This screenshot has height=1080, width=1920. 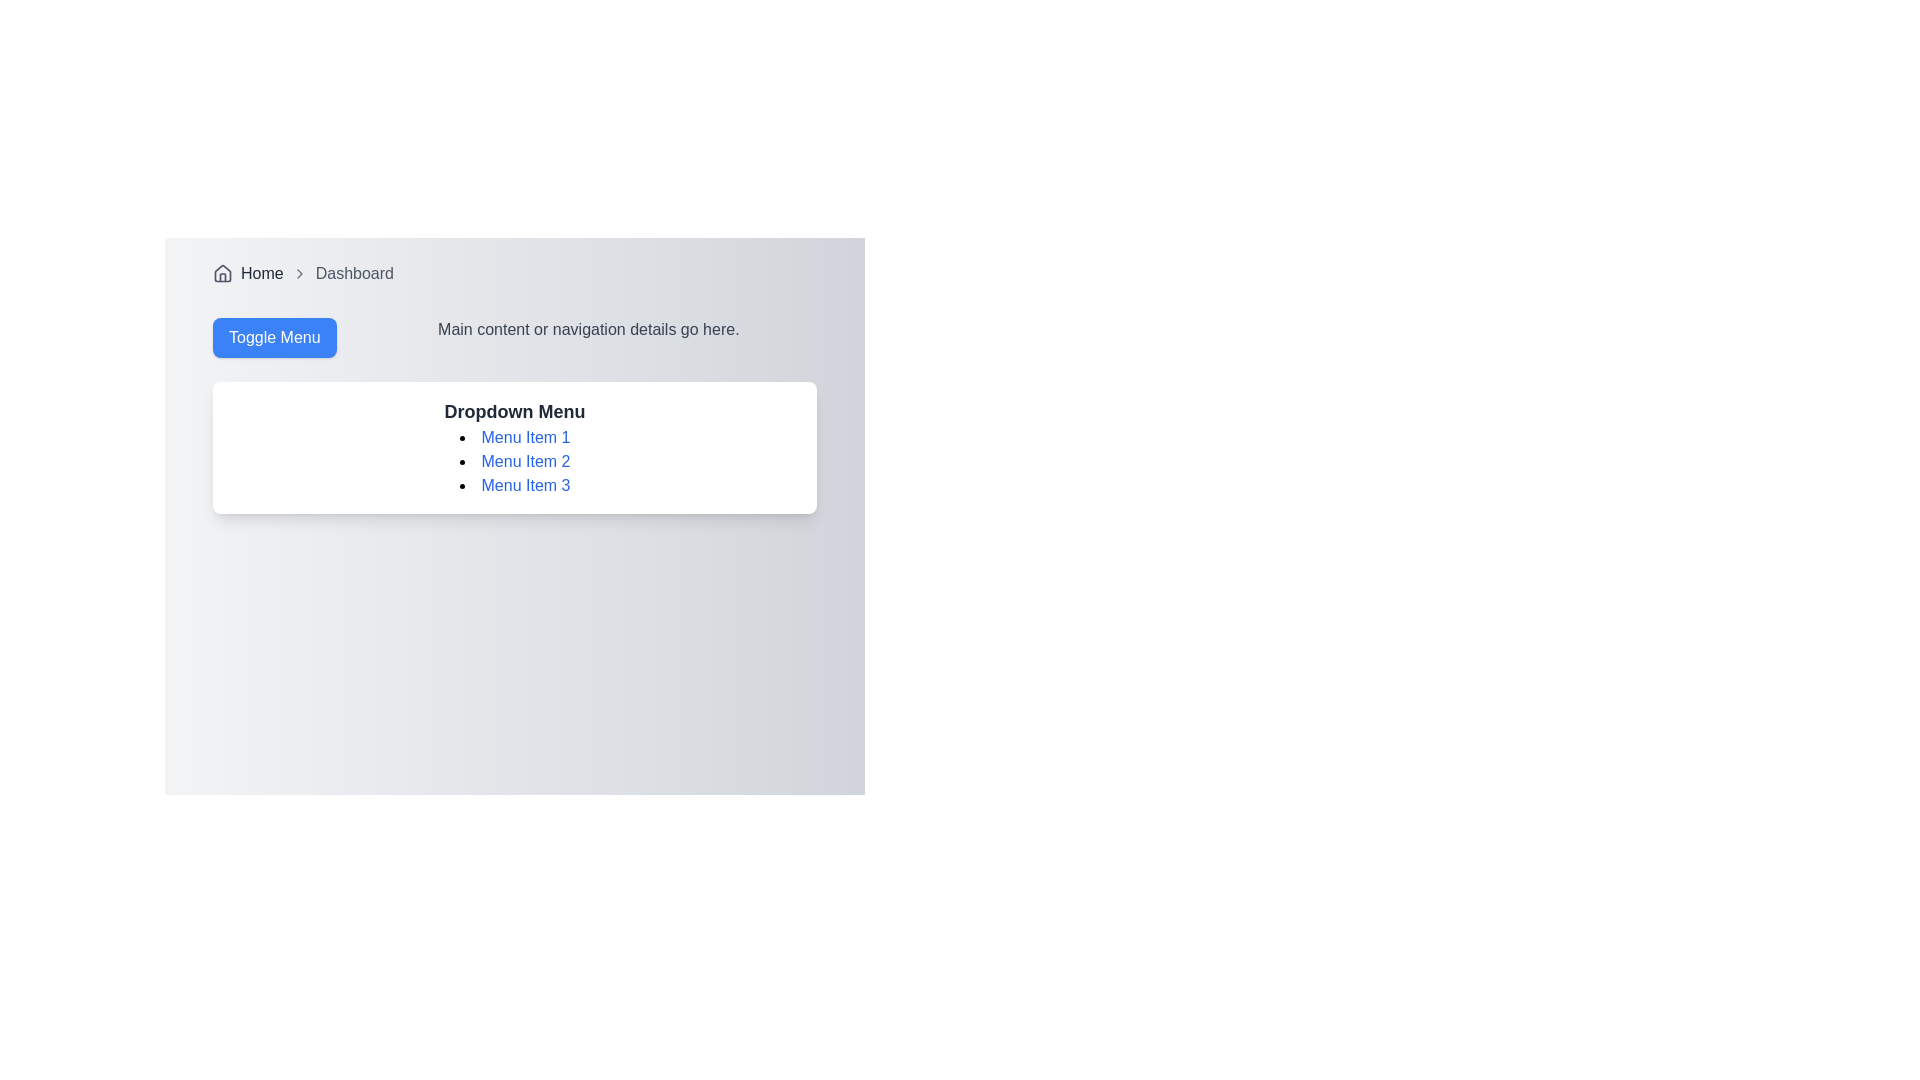 What do you see at coordinates (514, 411) in the screenshot?
I see `the 'Dropdown Menu' heading, which is a bold, black text element styled with a larger font size, positioned at the top of a white box containing menu items` at bounding box center [514, 411].